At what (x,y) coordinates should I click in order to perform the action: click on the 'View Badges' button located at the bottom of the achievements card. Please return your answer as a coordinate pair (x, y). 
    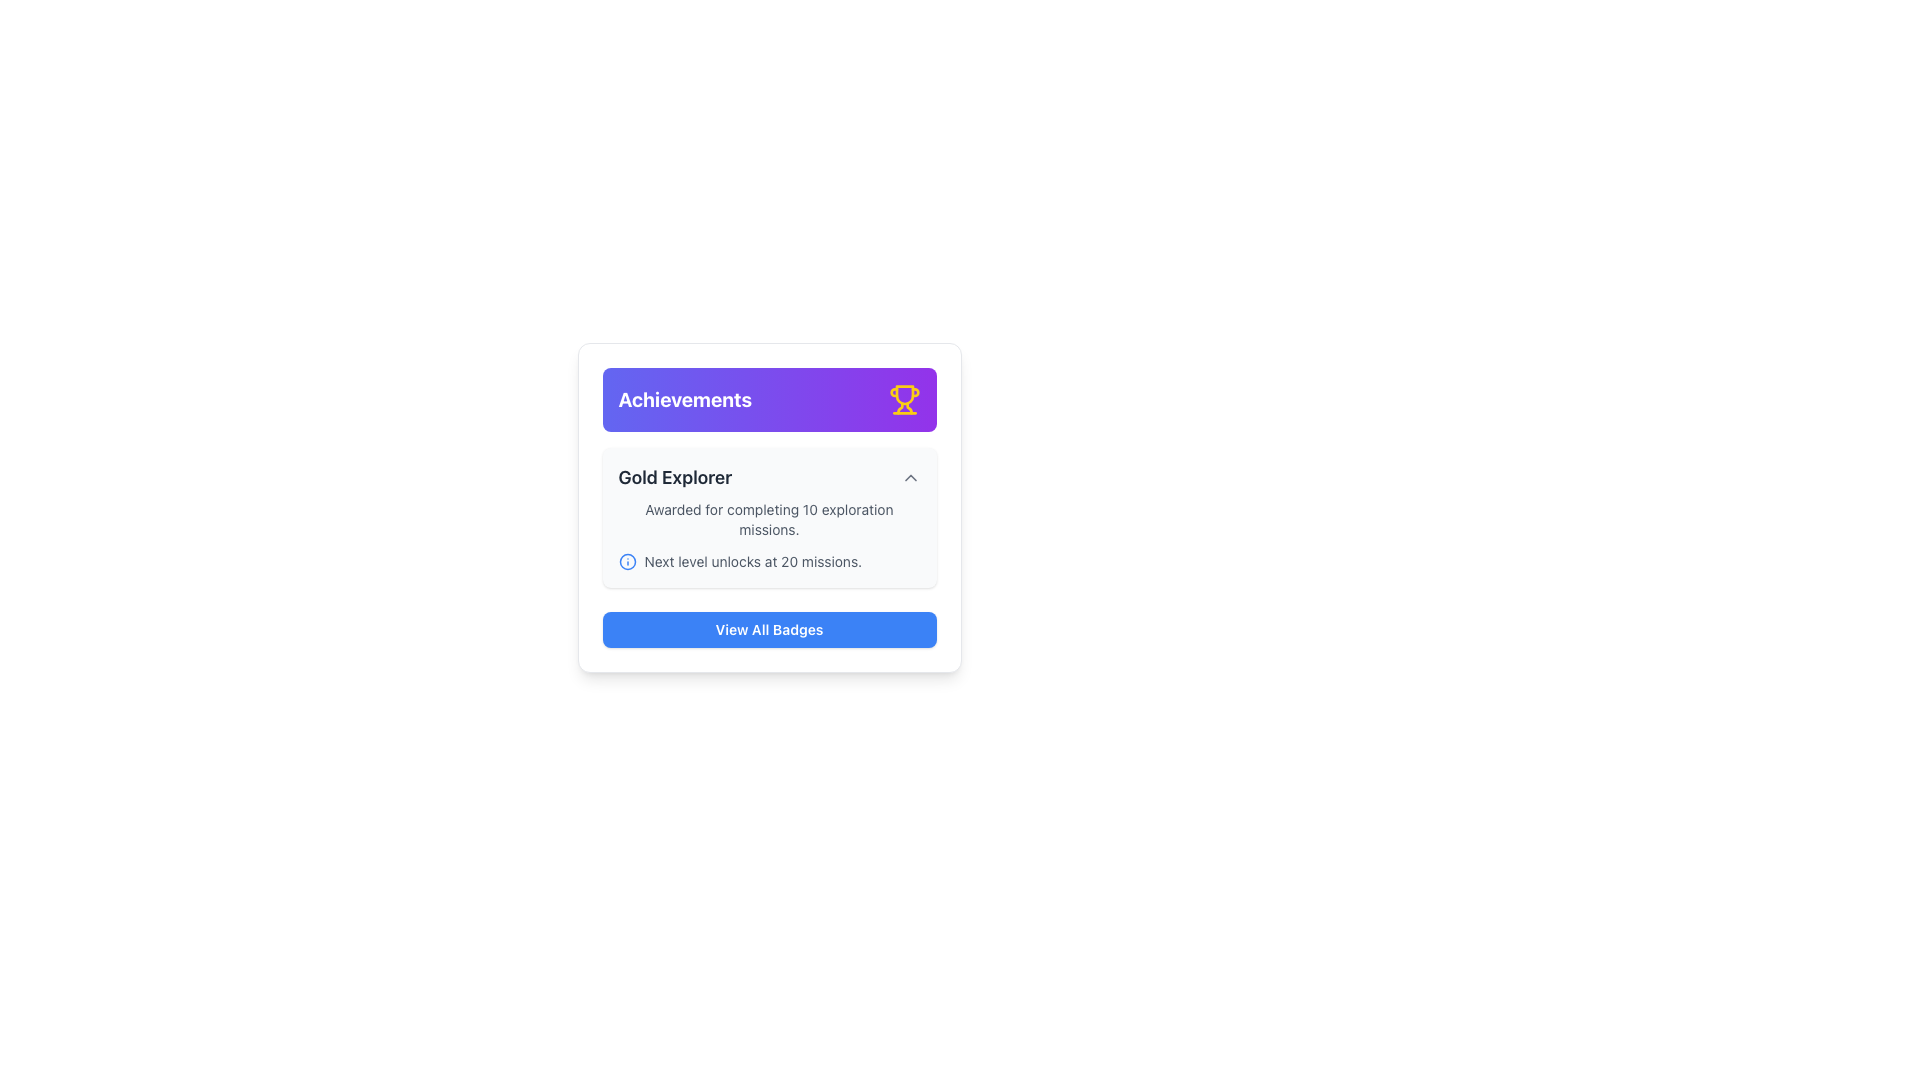
    Looking at the image, I should click on (768, 628).